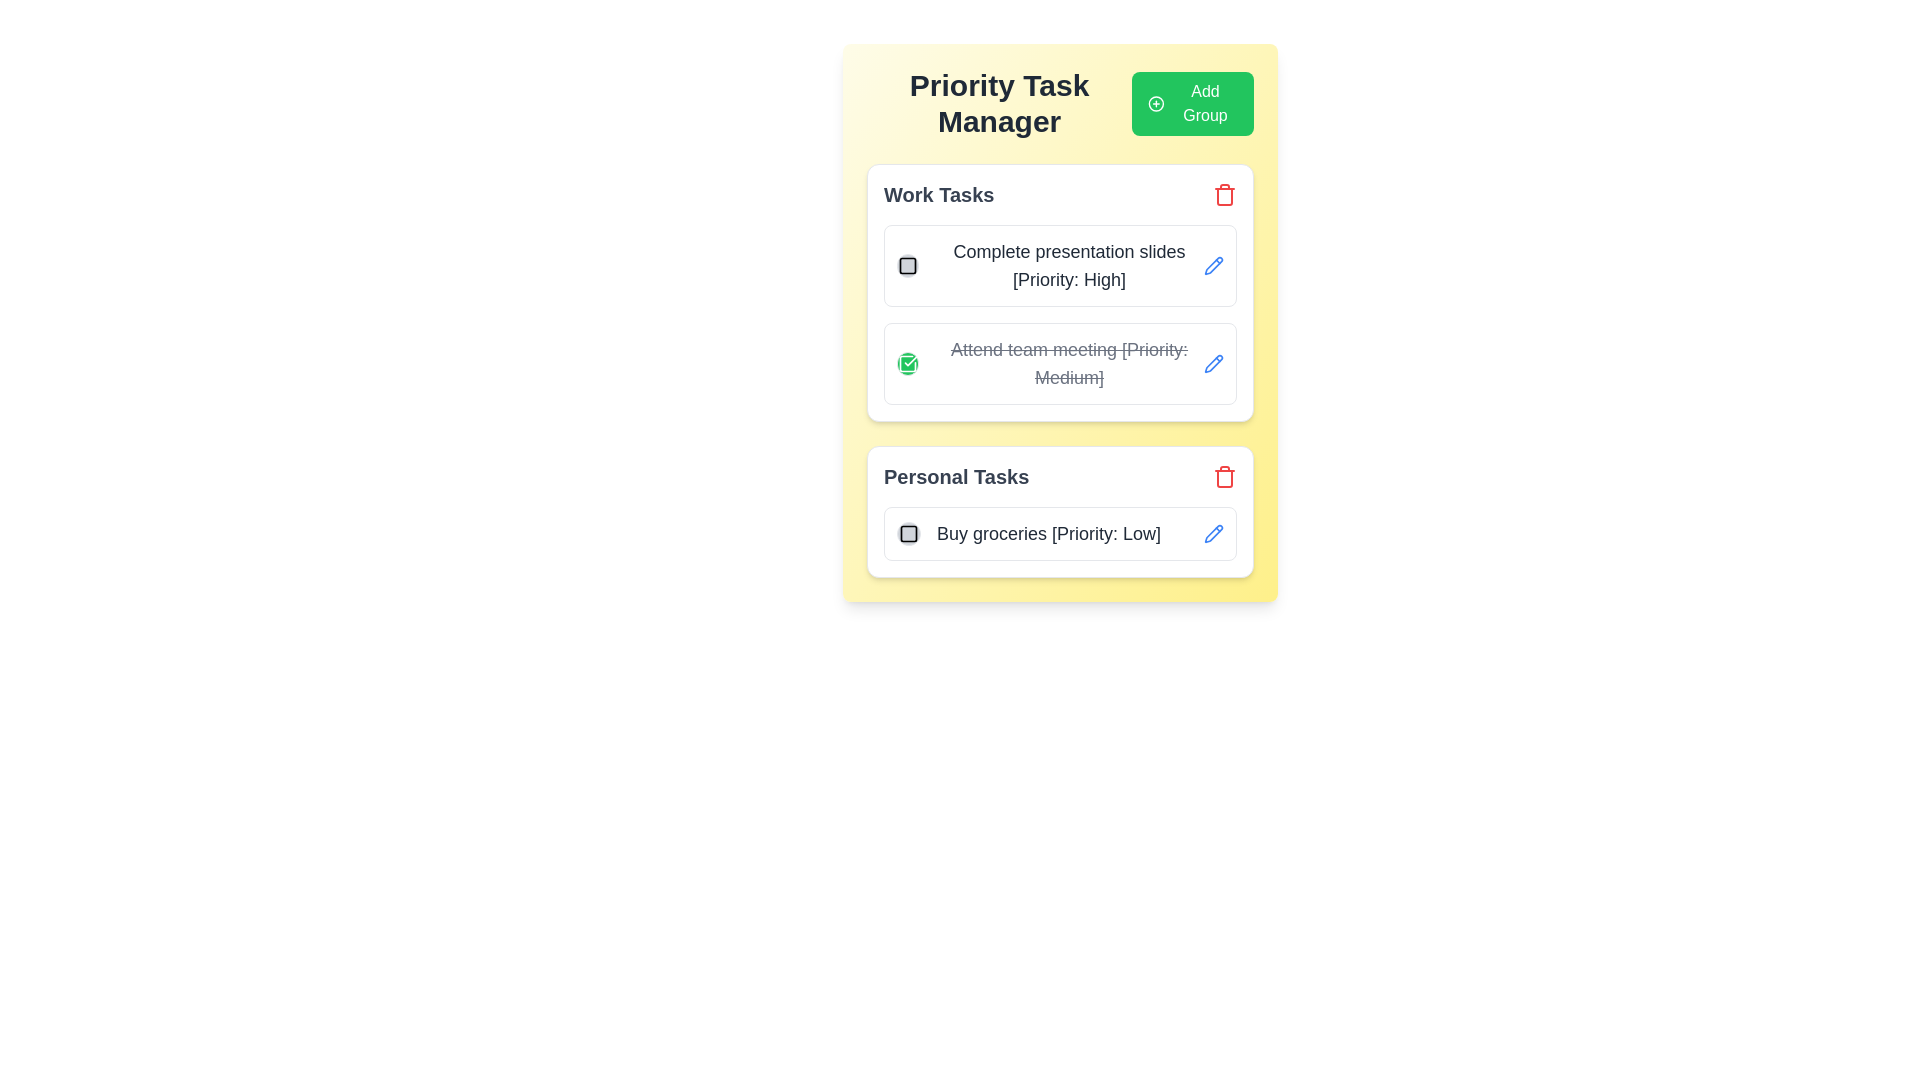 The height and width of the screenshot is (1080, 1920). I want to click on the second task item within the 'Work Tasks' section of the task management interface, so click(1049, 363).